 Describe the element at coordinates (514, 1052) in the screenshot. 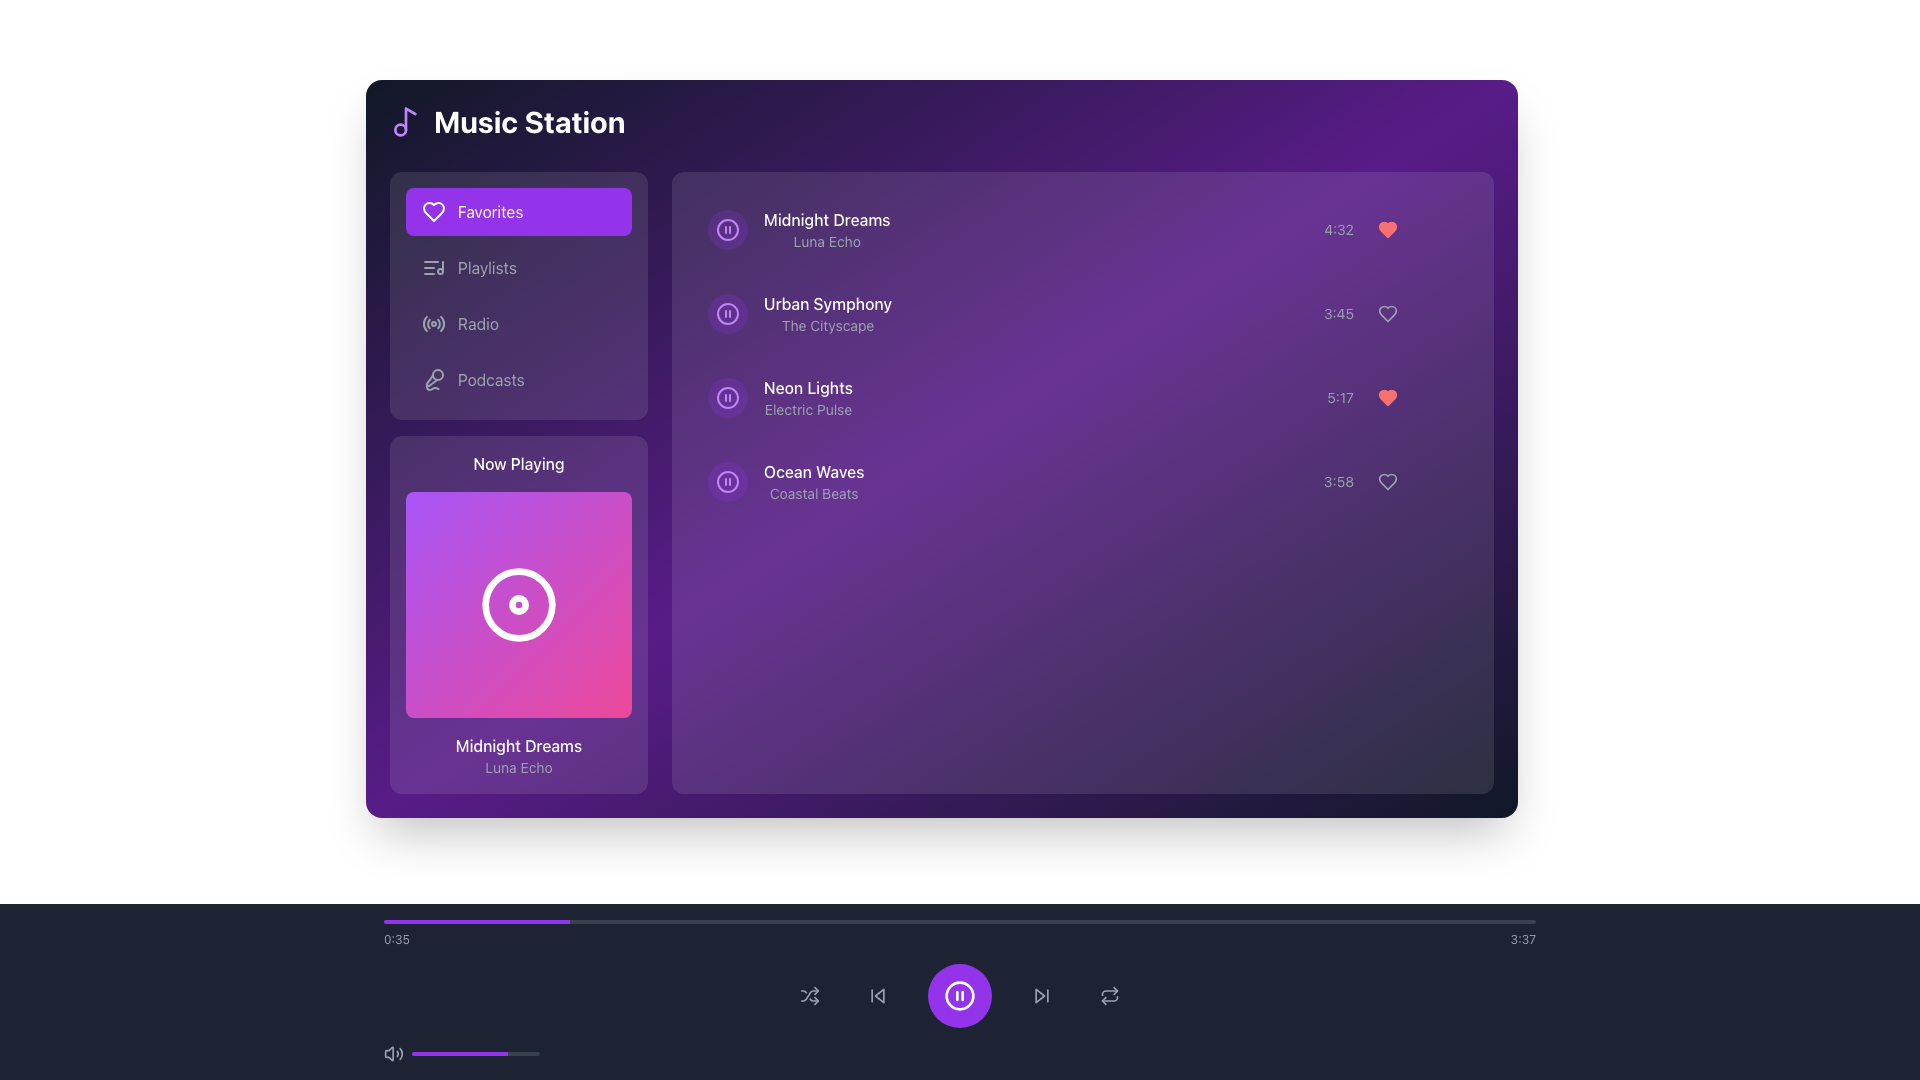

I see `the slider value` at that location.